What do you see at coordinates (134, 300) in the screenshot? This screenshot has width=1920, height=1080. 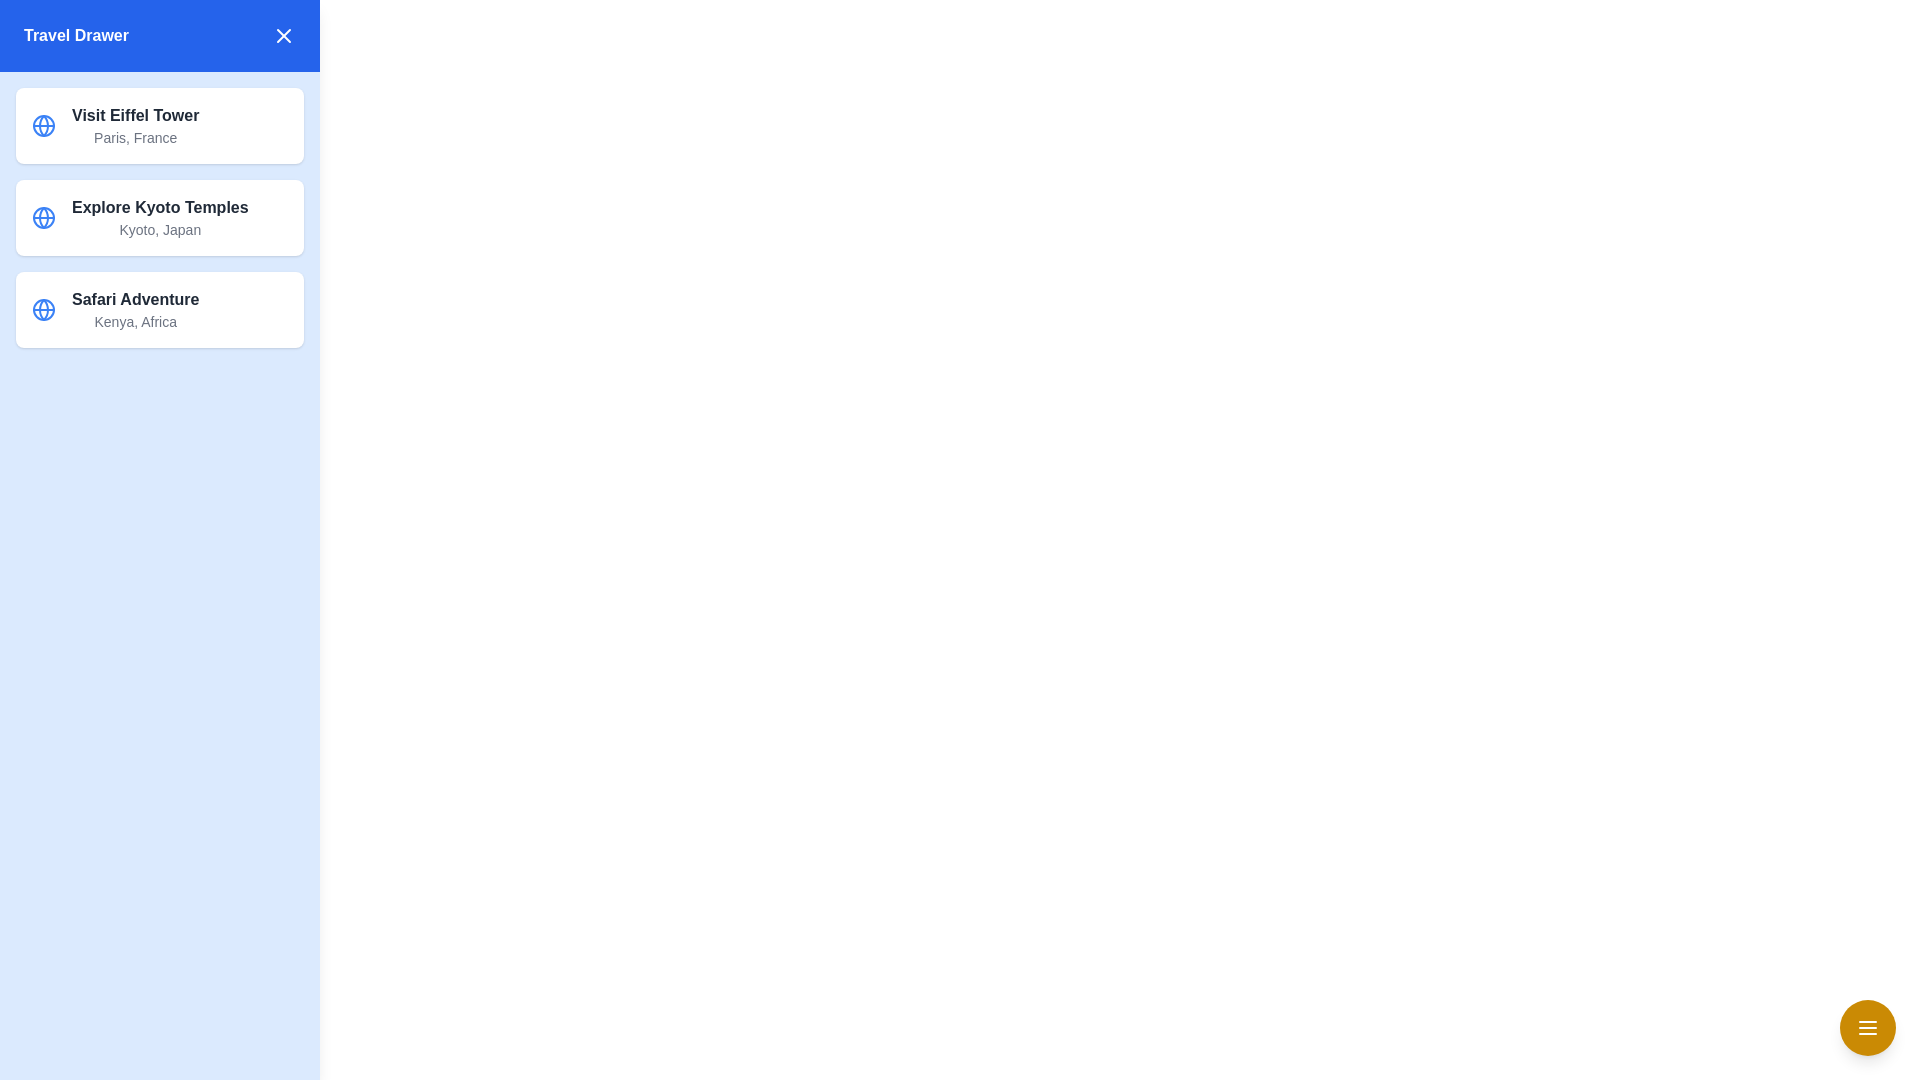 I see `title text of the third entry in the left-aligned Travel Drawer, which is positioned above the subtitle 'Kenya, Africa'` at bounding box center [134, 300].